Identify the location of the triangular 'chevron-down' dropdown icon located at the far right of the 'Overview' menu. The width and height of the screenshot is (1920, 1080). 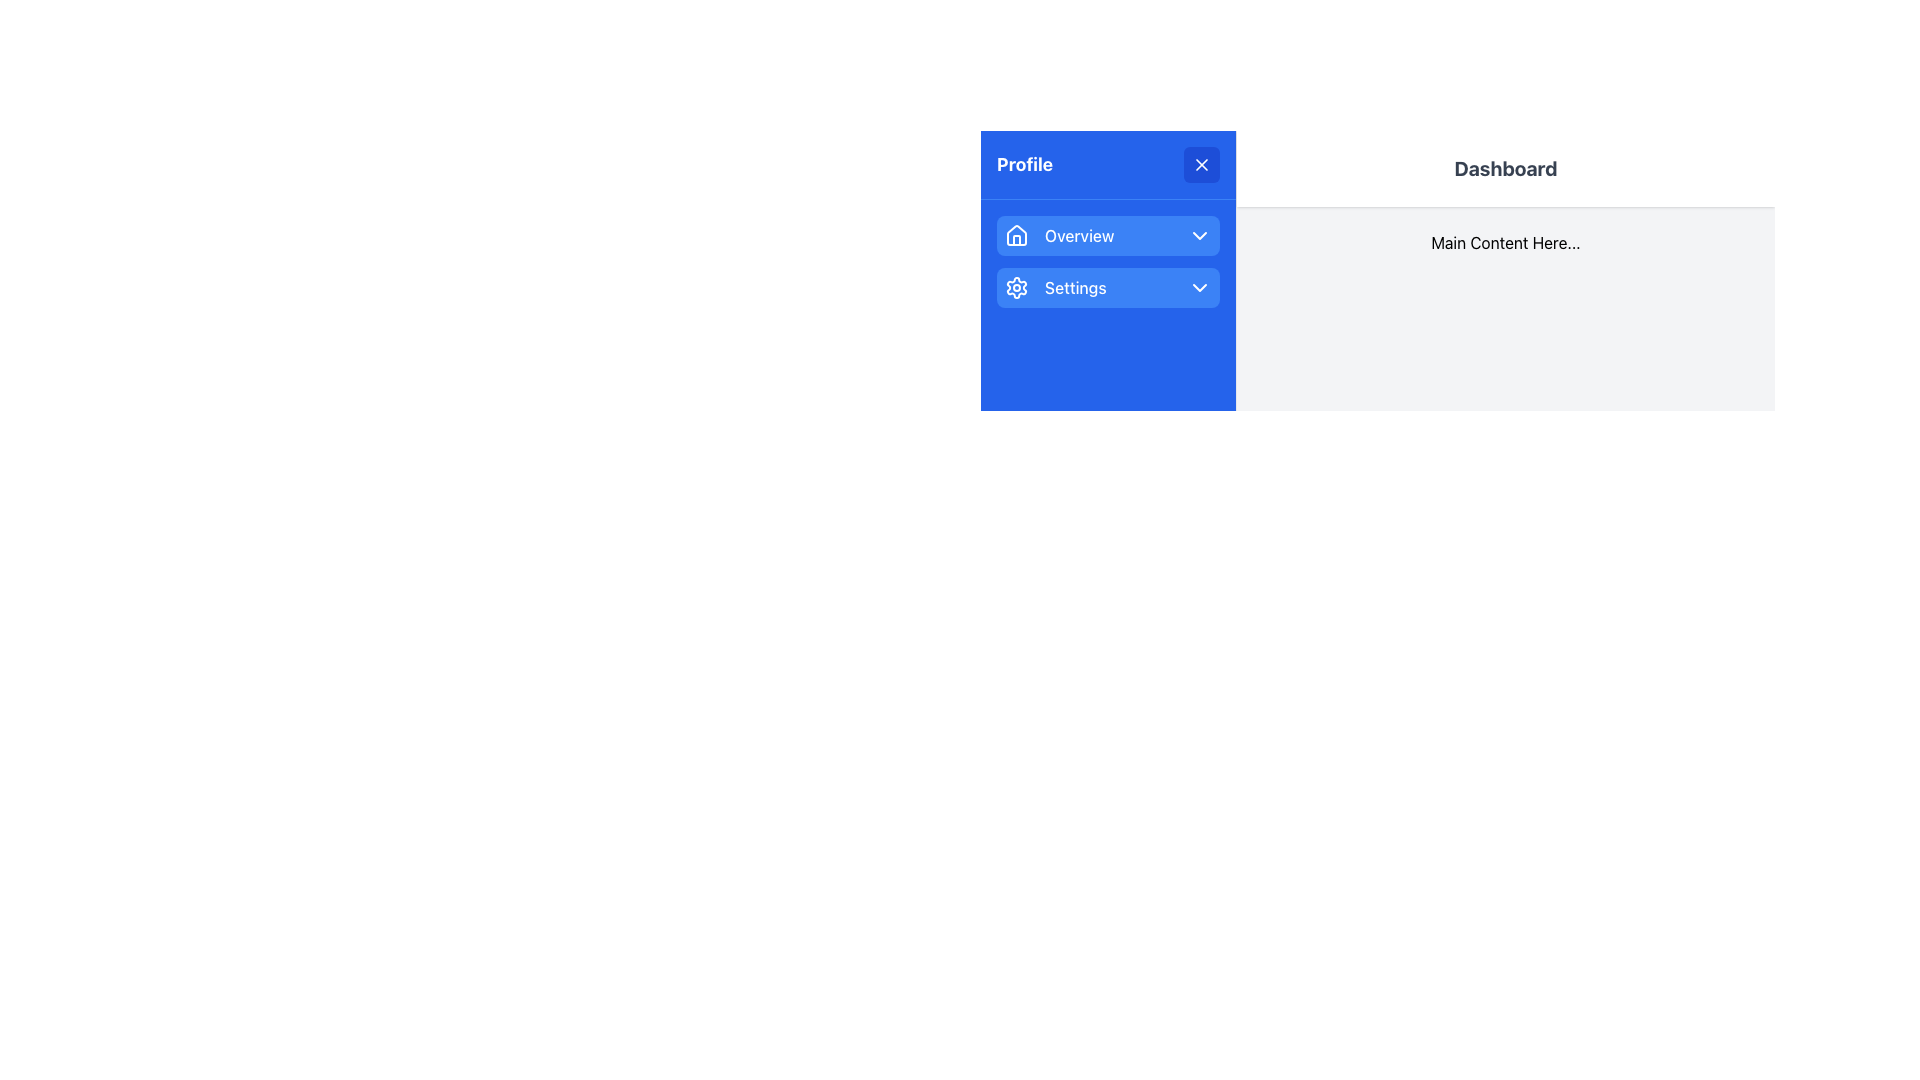
(1200, 234).